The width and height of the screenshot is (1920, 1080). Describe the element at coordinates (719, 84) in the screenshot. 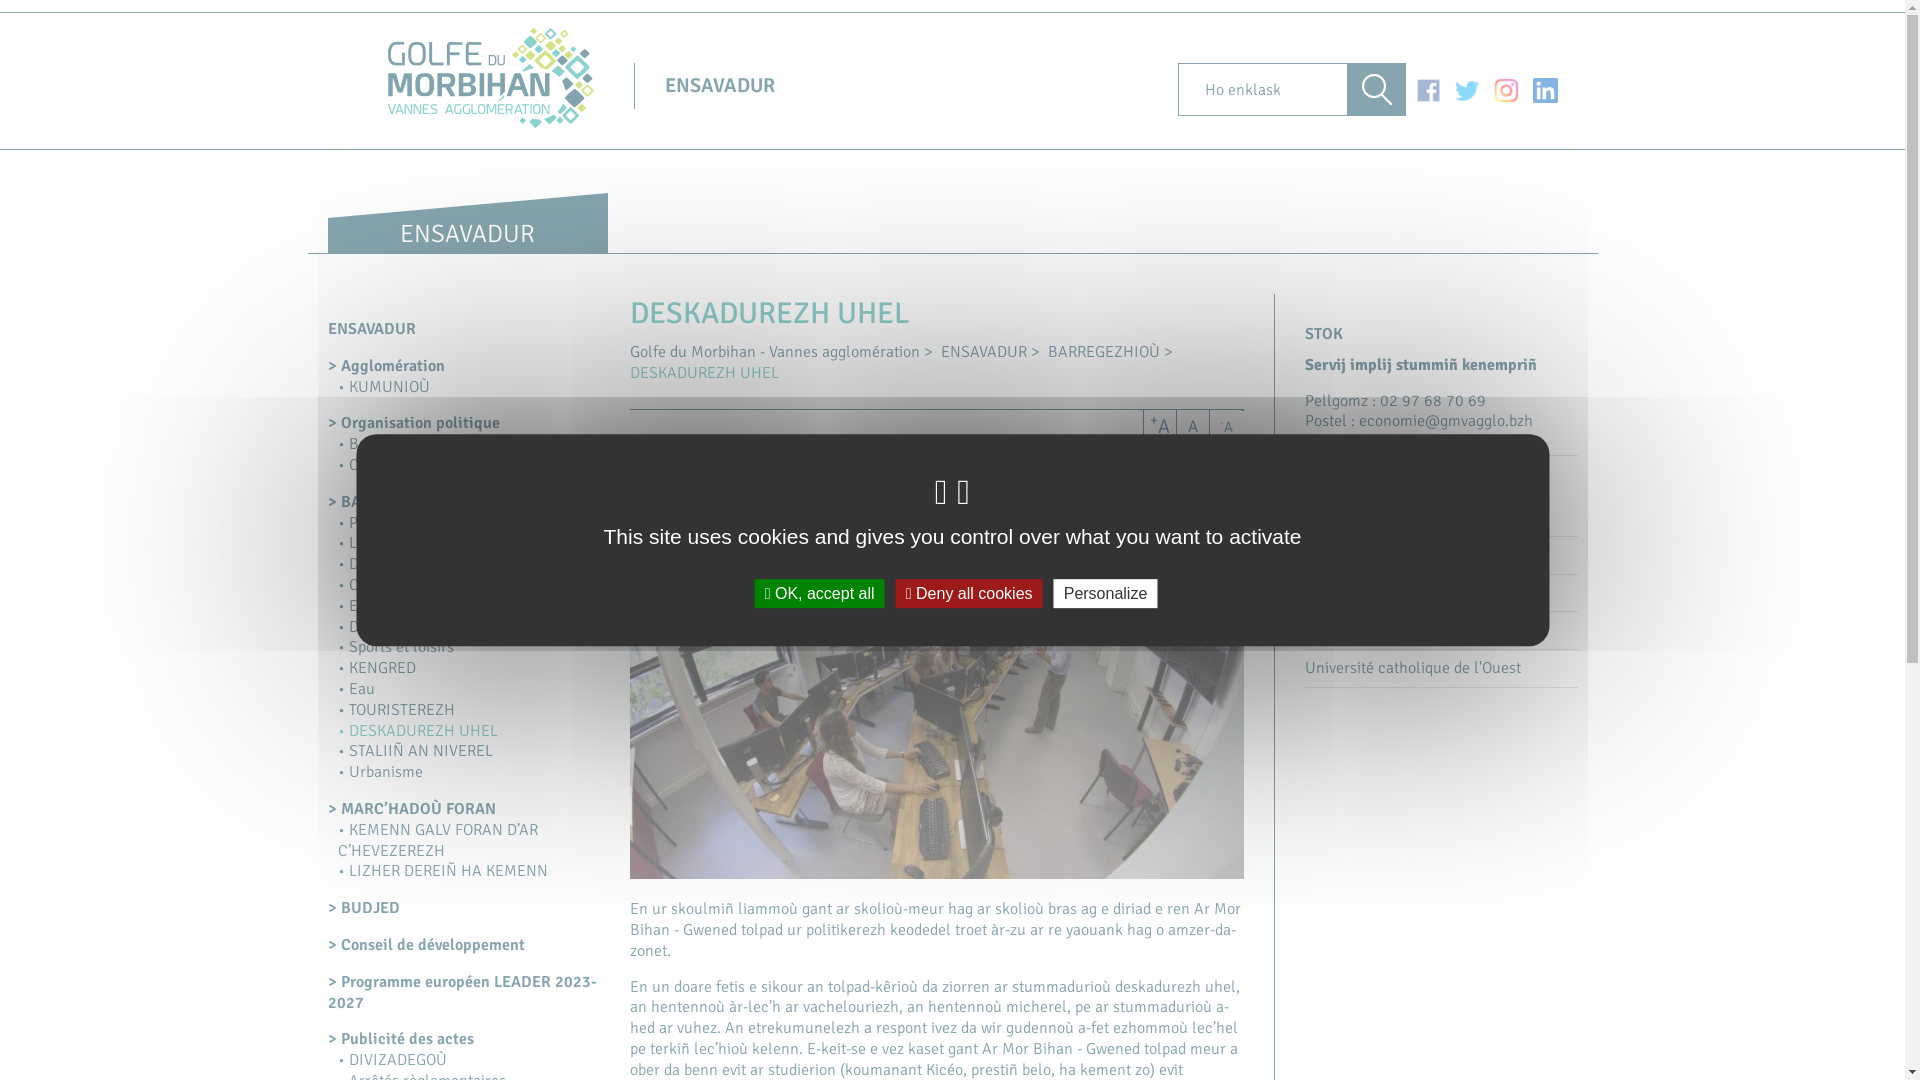

I see `'ENSAVADUR'` at that location.